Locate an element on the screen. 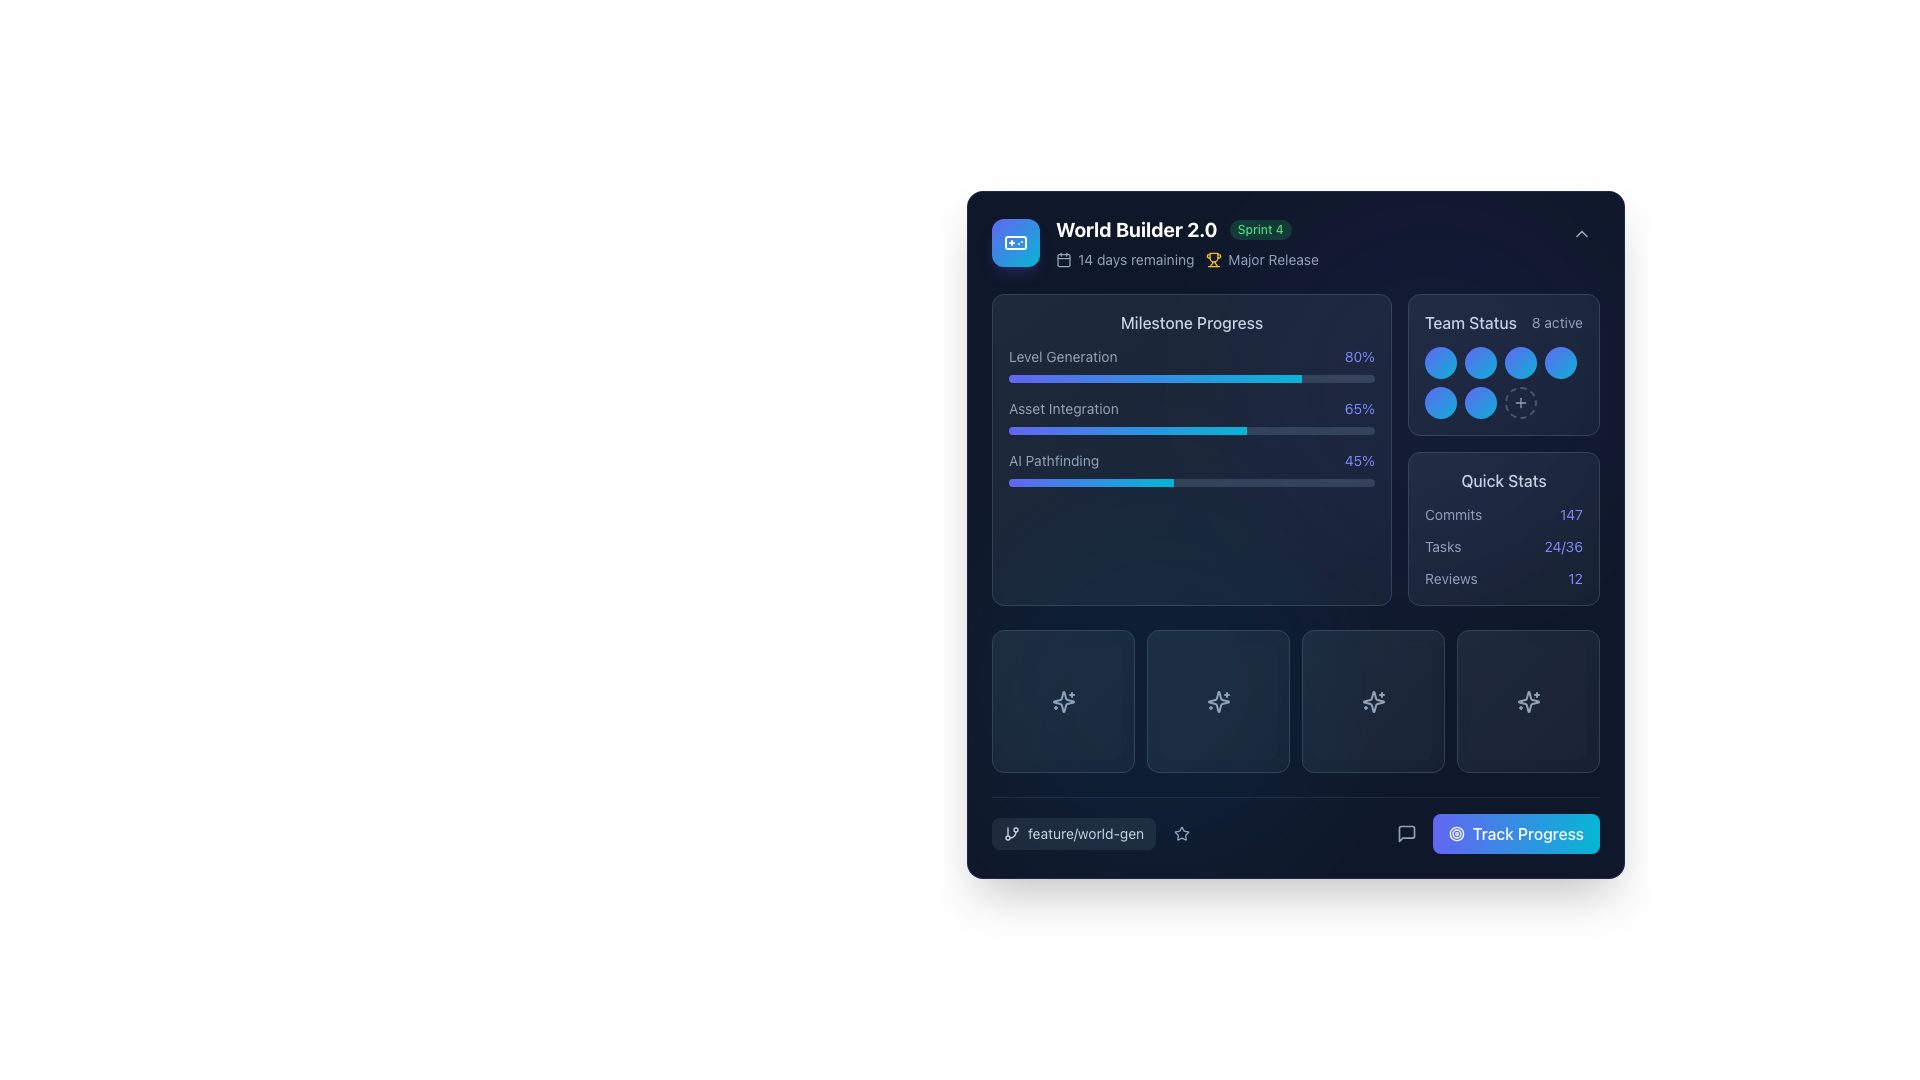 The width and height of the screenshot is (1920, 1080). the 'Major Release' text label with an accompanying icon, located to the right of '14 days remaining' in the header section of the card-like interface is located at coordinates (1261, 258).